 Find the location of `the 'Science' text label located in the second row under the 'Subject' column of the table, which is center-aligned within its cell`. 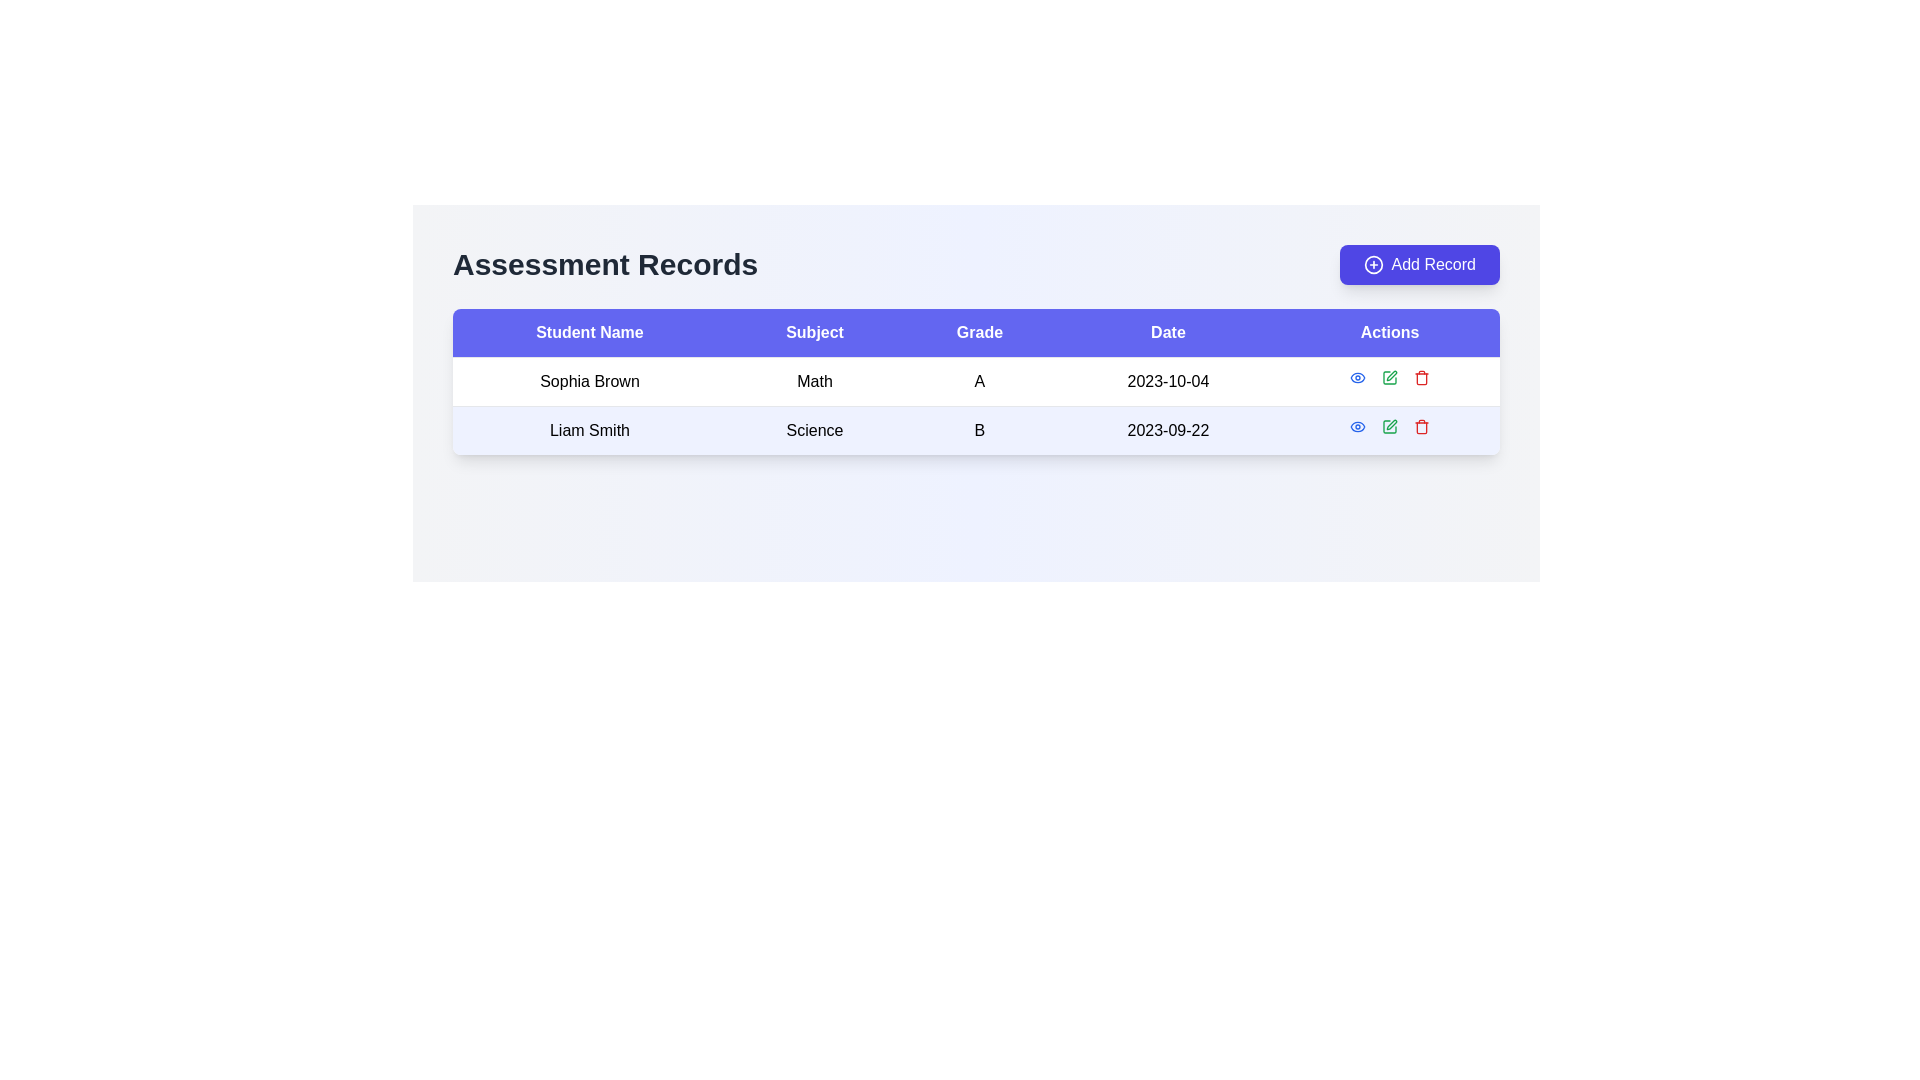

the 'Science' text label located in the second row under the 'Subject' column of the table, which is center-aligned within its cell is located at coordinates (815, 429).